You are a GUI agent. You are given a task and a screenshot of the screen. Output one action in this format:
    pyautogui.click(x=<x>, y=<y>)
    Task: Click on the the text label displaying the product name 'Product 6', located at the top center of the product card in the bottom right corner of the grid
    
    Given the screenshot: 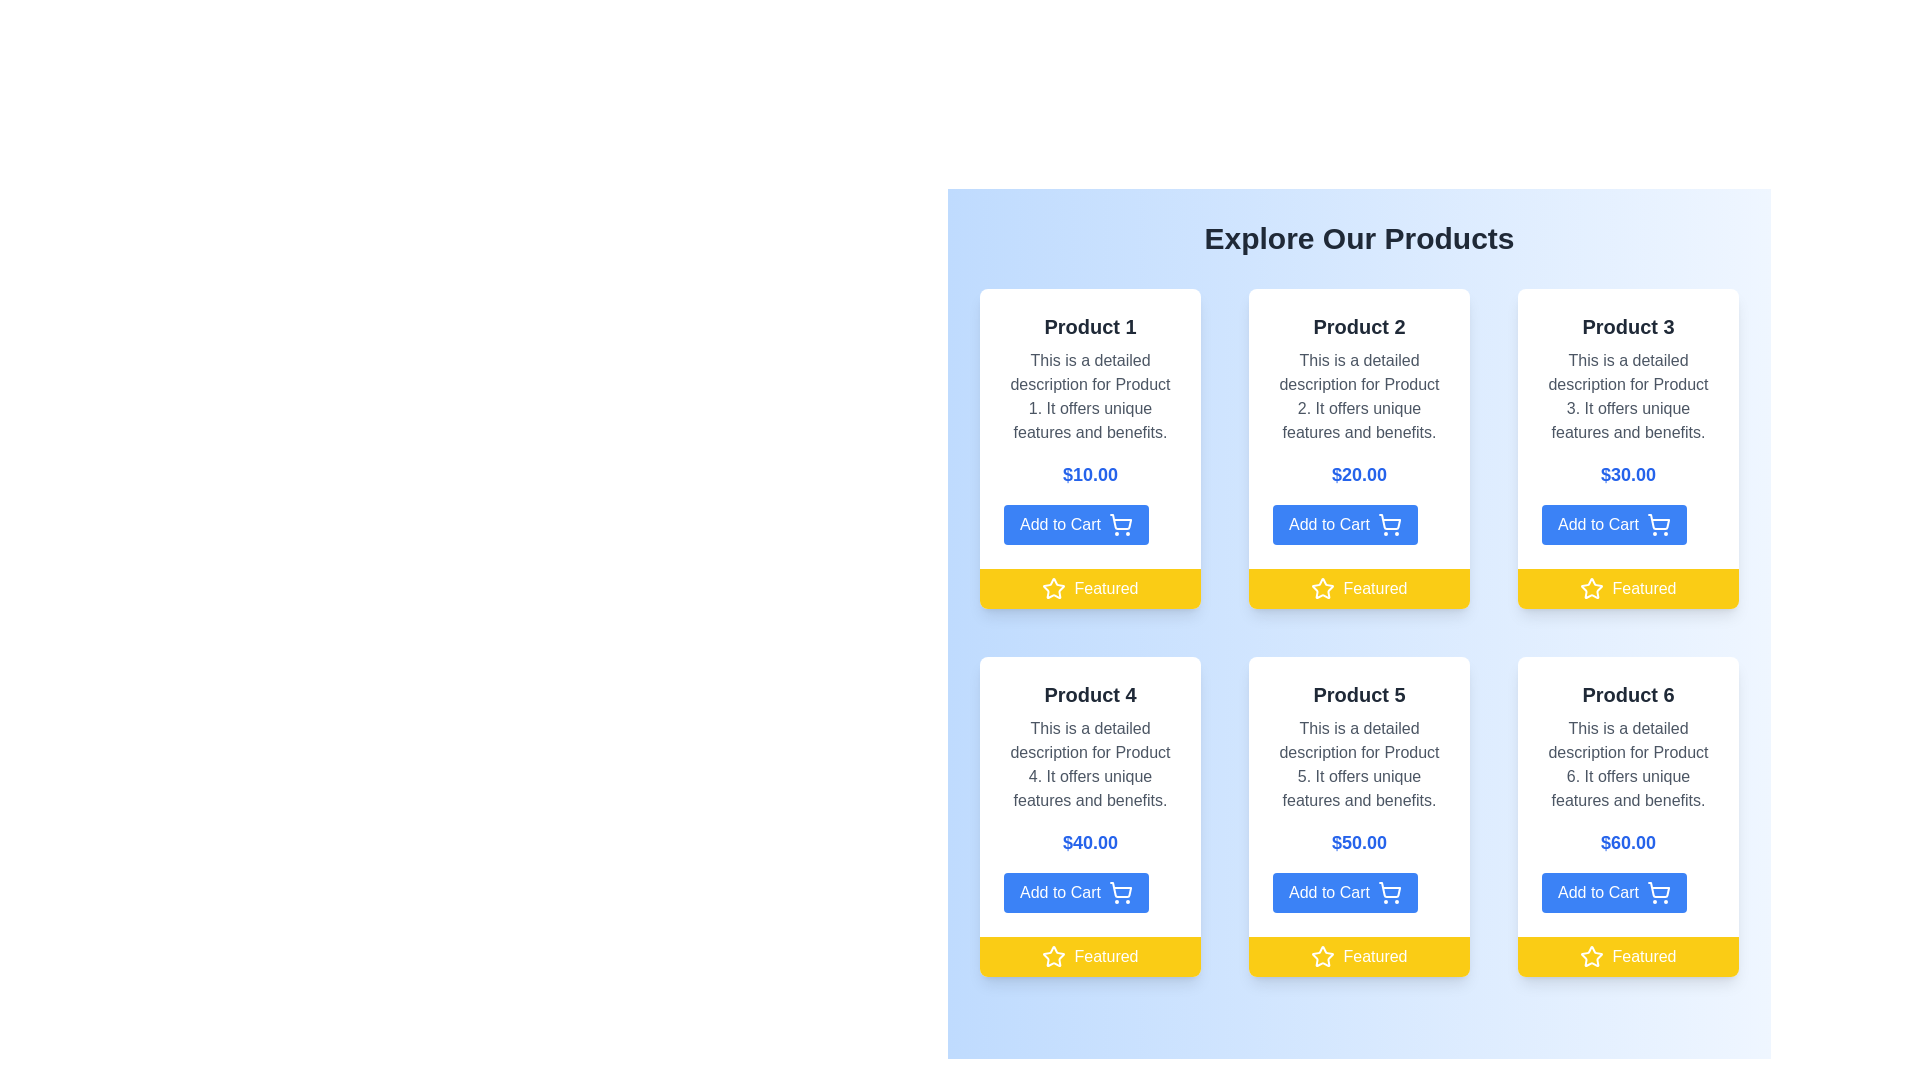 What is the action you would take?
    pyautogui.click(x=1628, y=693)
    